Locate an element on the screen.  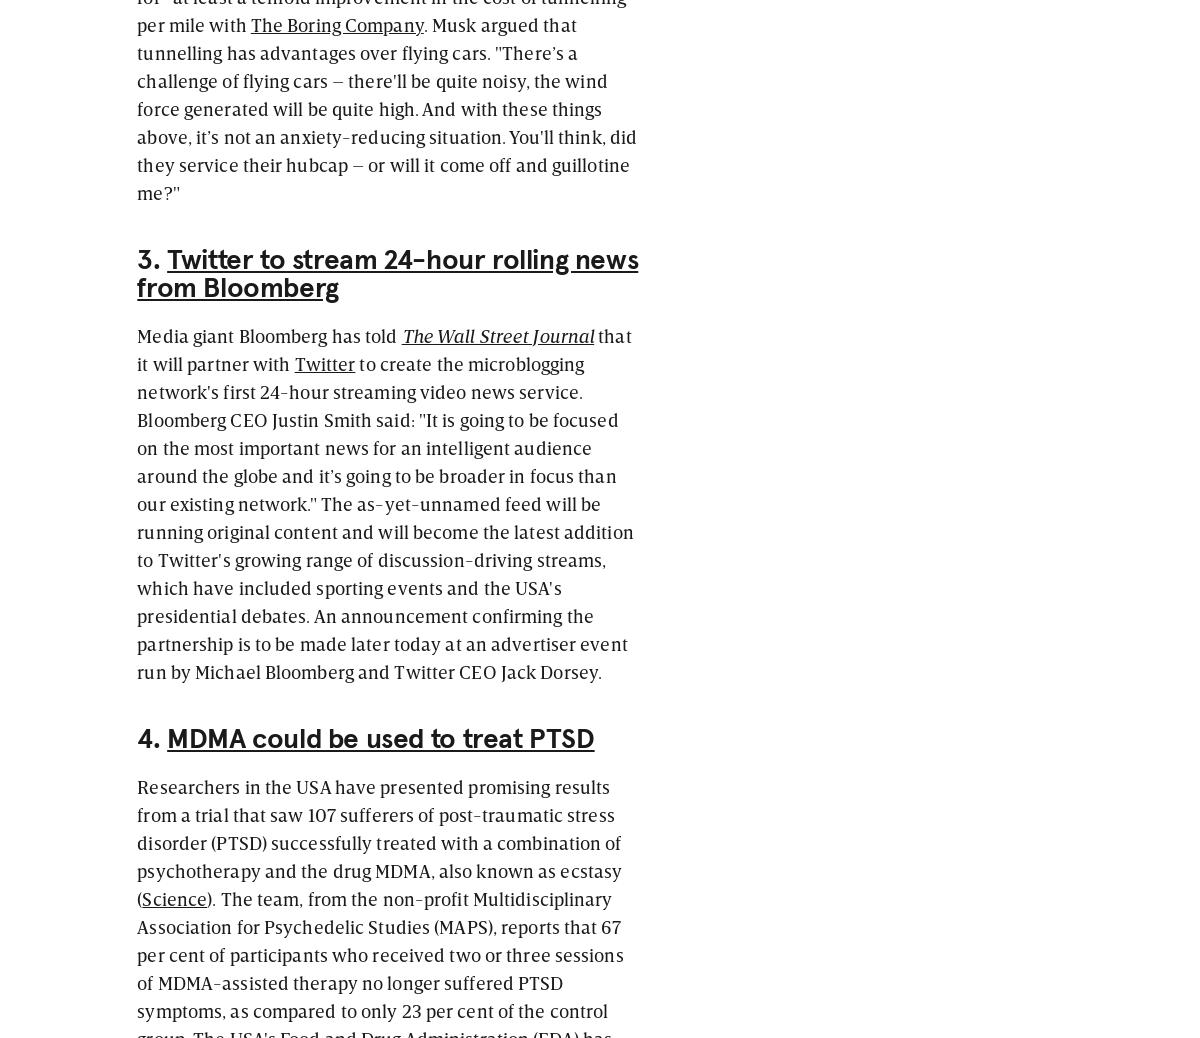
'Media giant Bloomberg has told' is located at coordinates (268, 334).